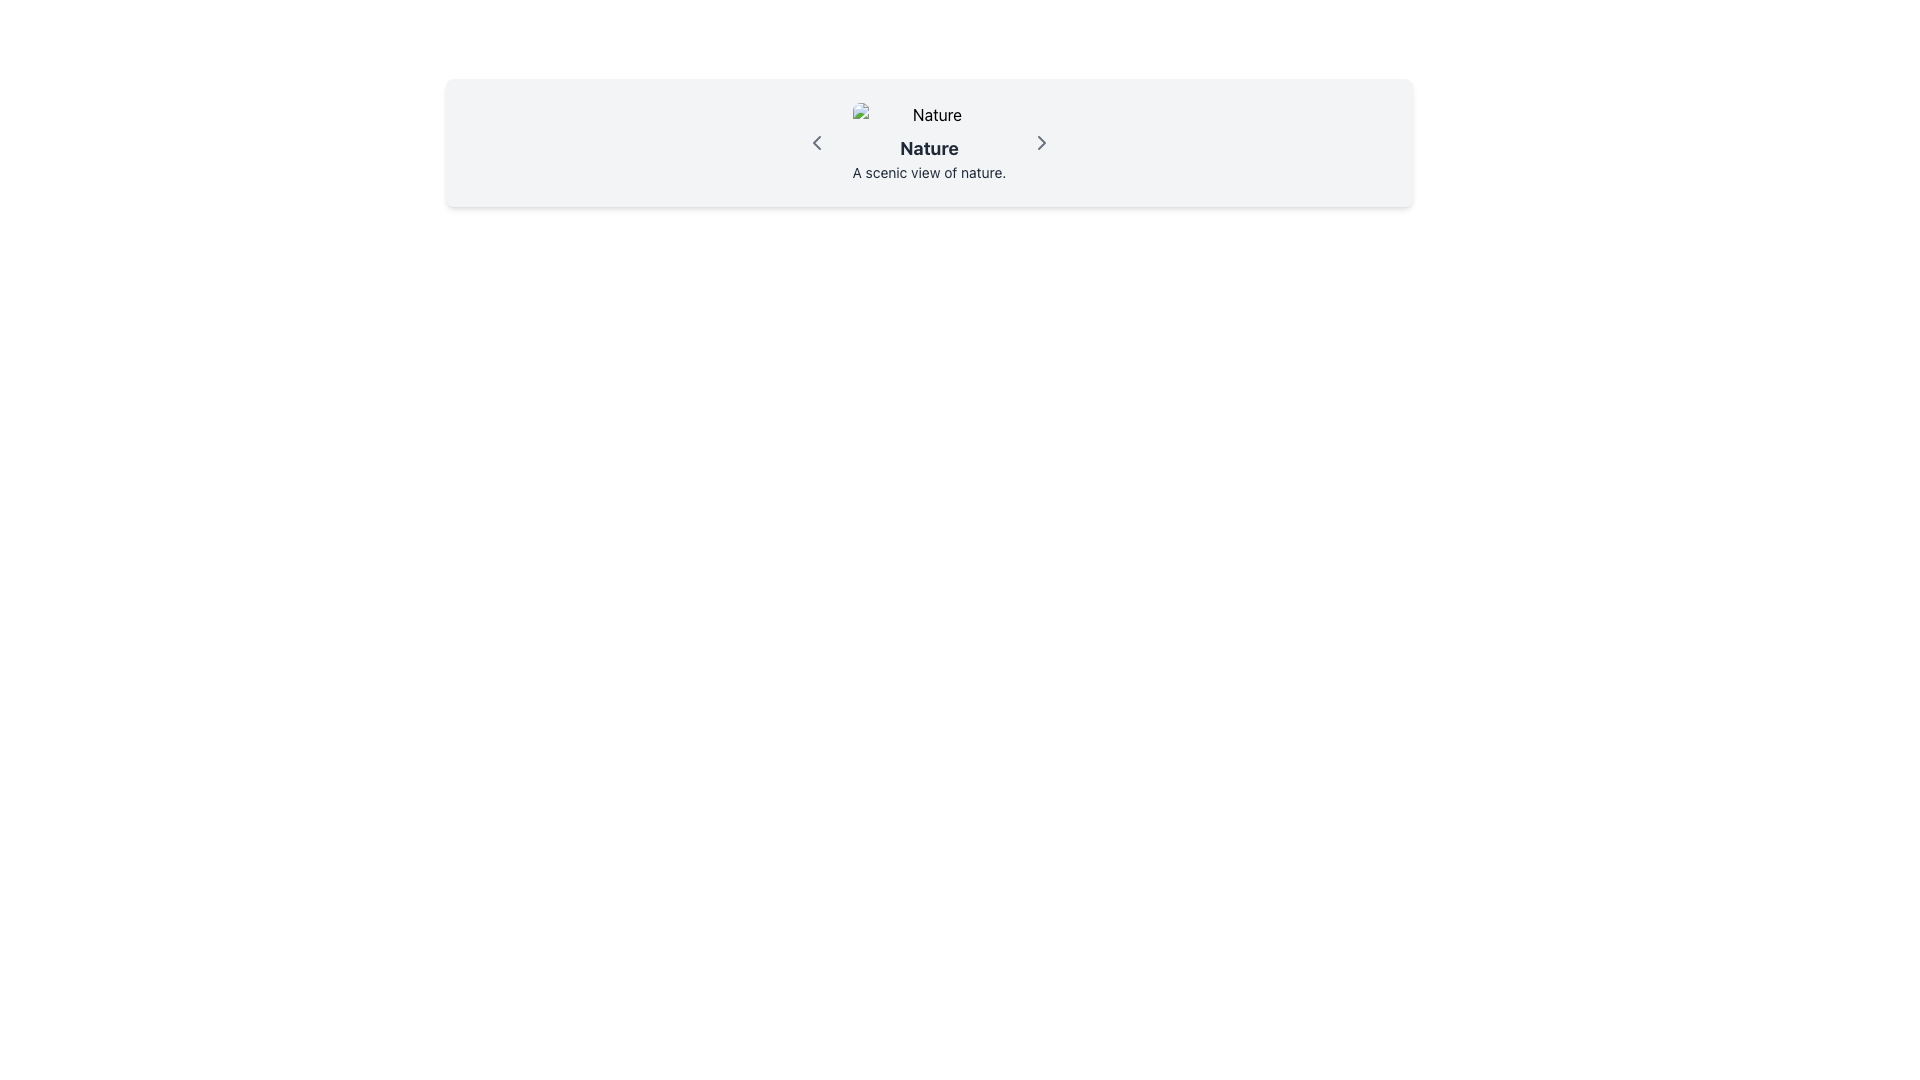 This screenshot has height=1080, width=1920. I want to click on the leftward chevron icon in the navigation bar, so click(816, 141).